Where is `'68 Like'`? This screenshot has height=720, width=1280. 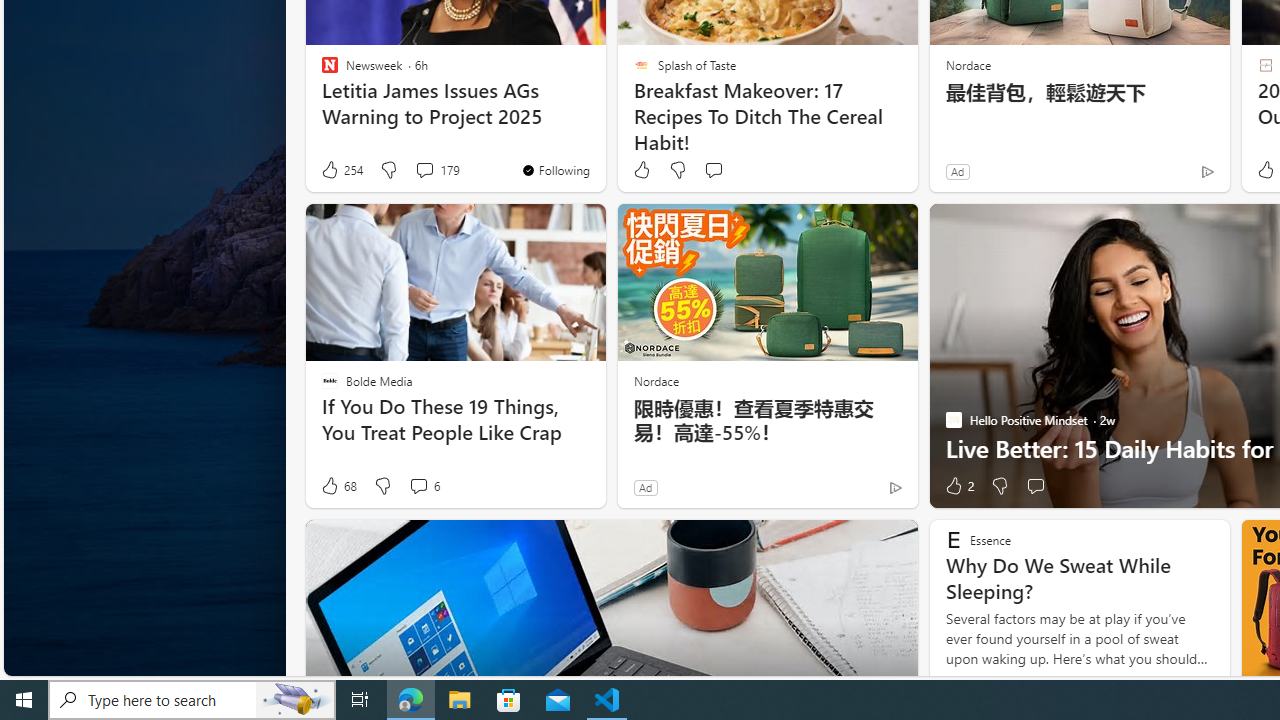
'68 Like' is located at coordinates (337, 486).